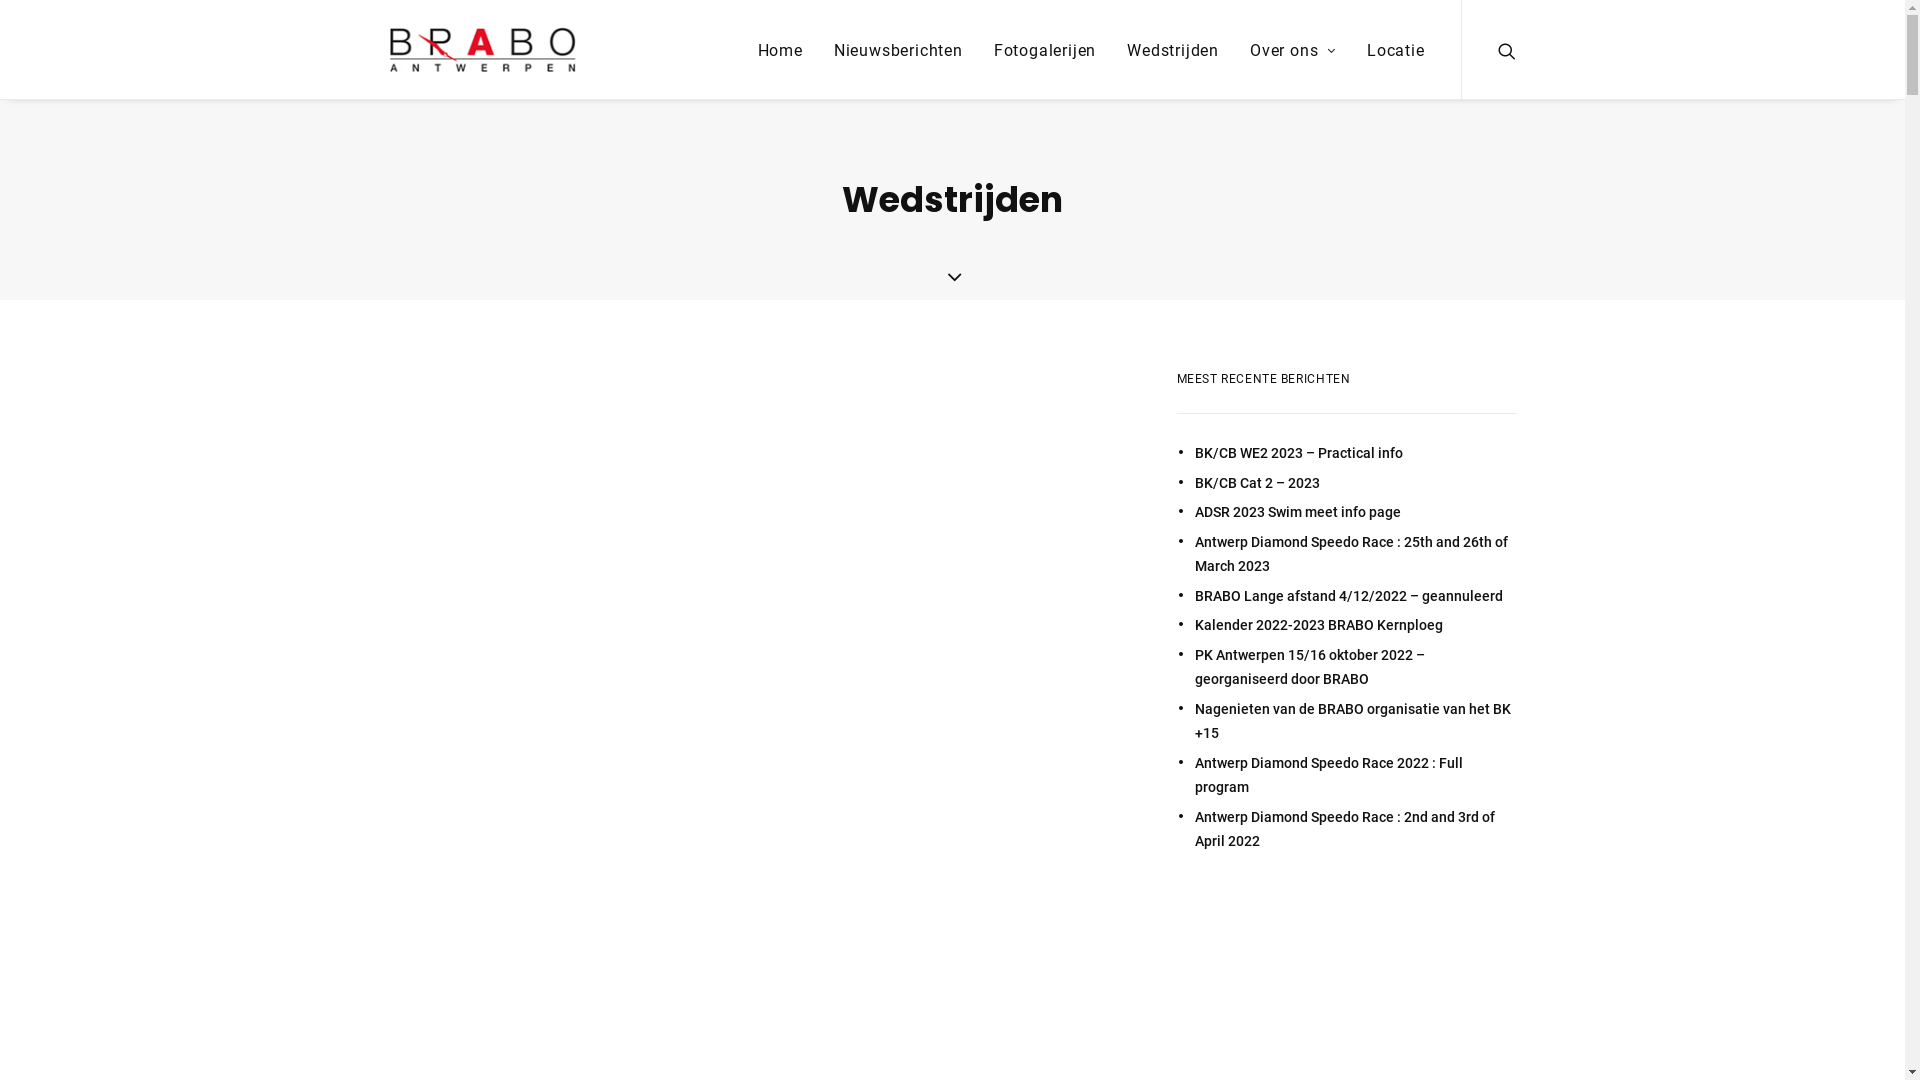 The image size is (1920, 1080). What do you see at coordinates (1292, 48) in the screenshot?
I see `'Over ons'` at bounding box center [1292, 48].